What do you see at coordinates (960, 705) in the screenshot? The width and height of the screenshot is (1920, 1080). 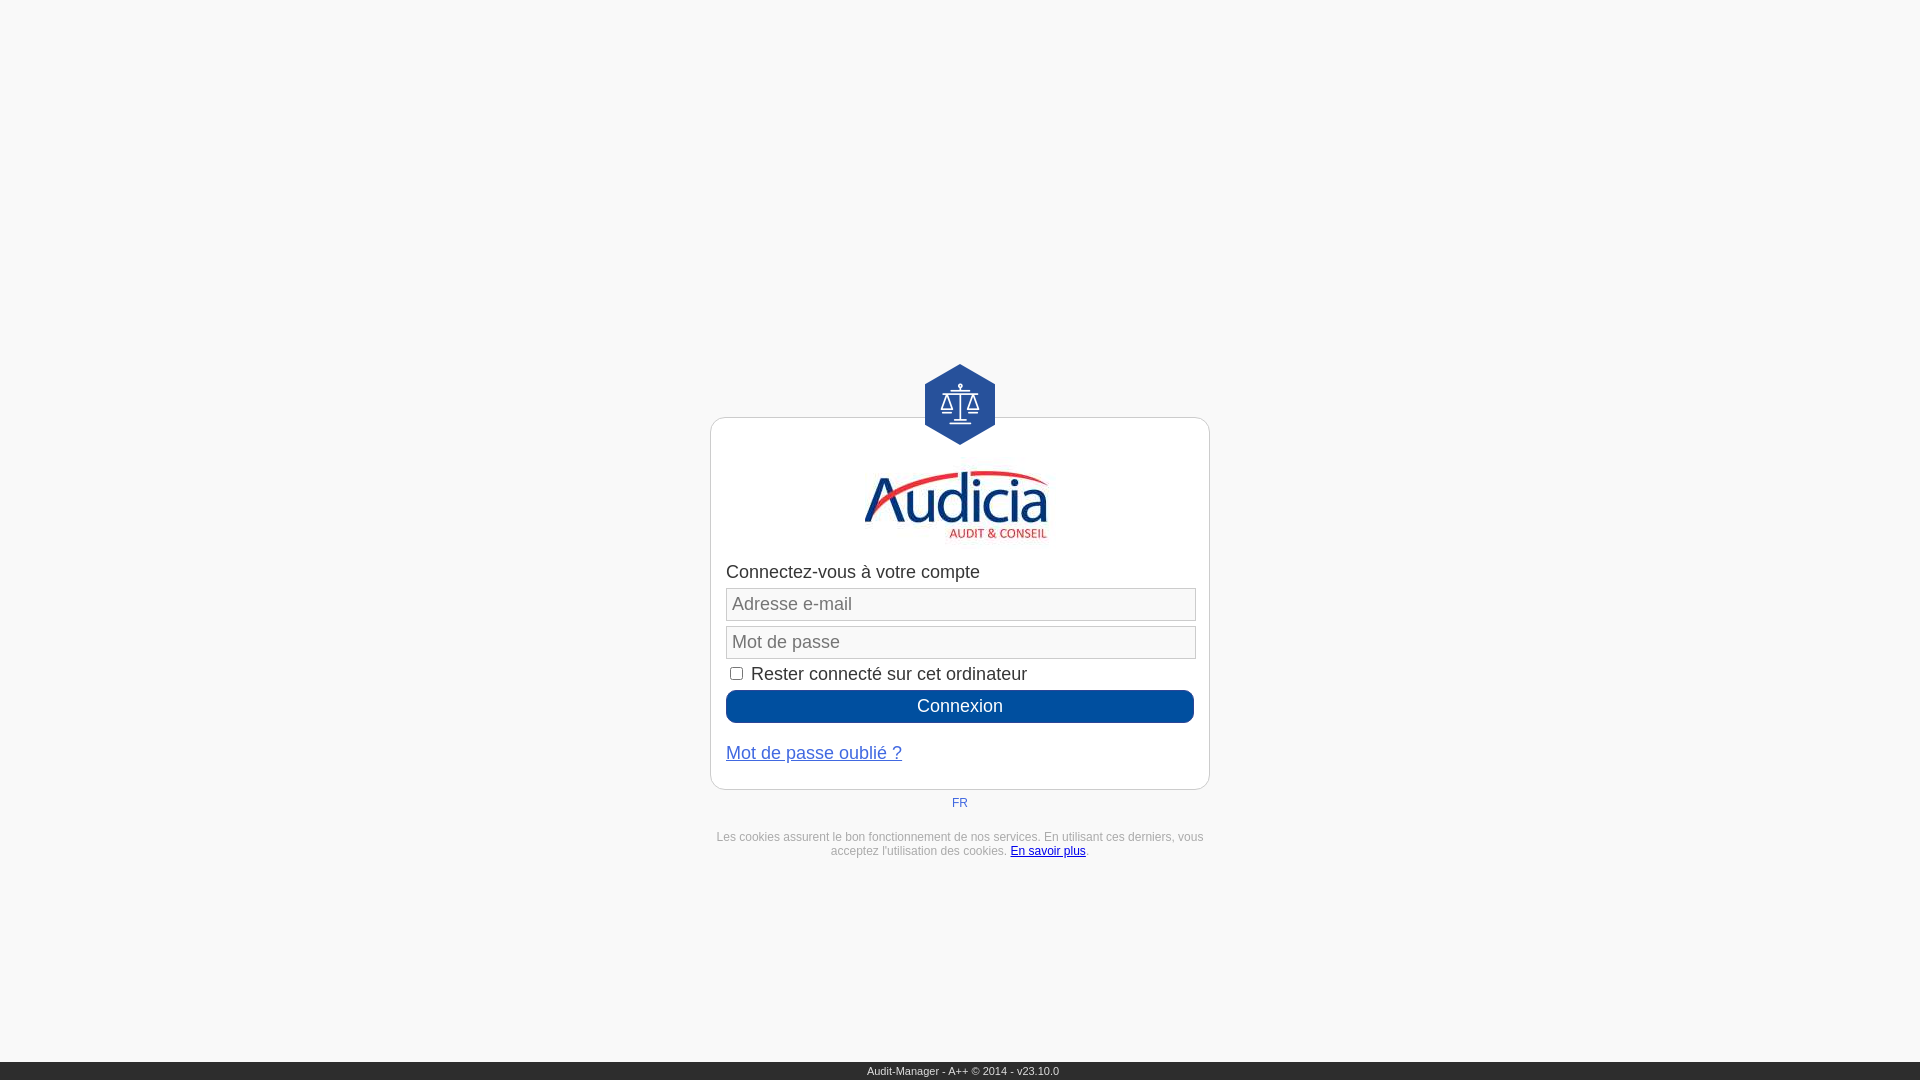 I see `'Connexion'` at bounding box center [960, 705].